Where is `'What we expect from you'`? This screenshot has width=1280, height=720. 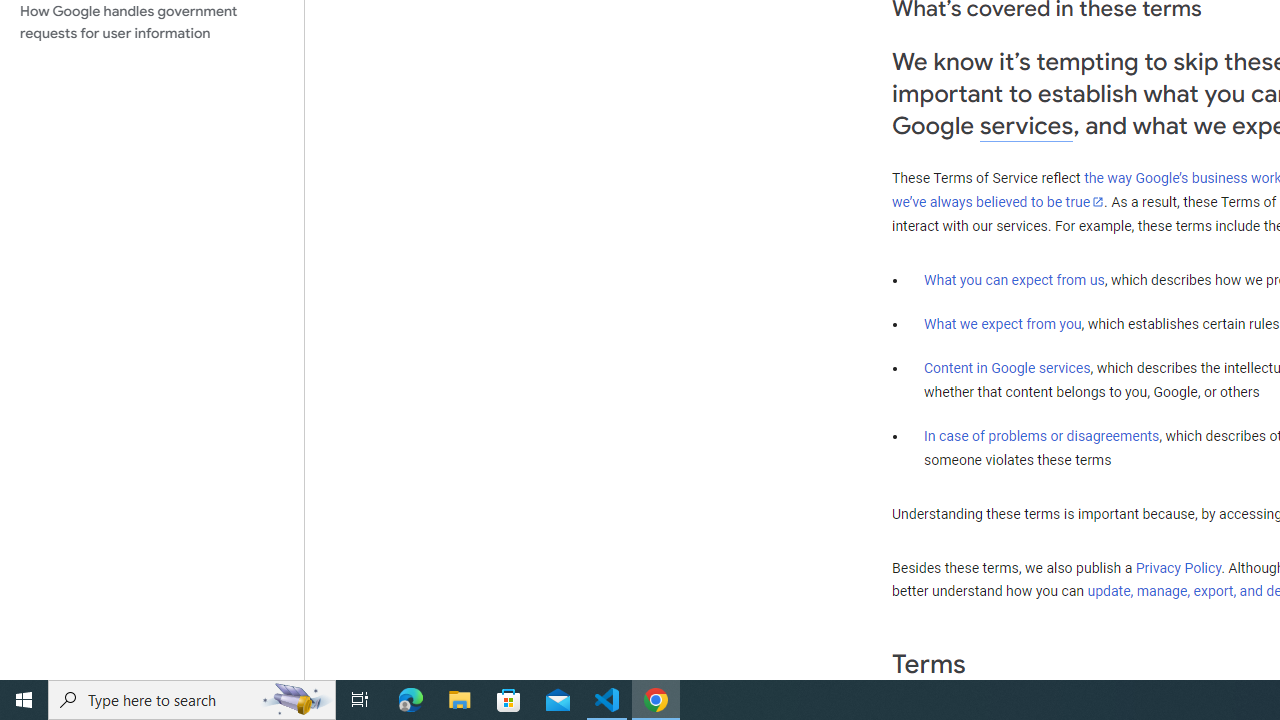
'What we expect from you' is located at coordinates (1002, 323).